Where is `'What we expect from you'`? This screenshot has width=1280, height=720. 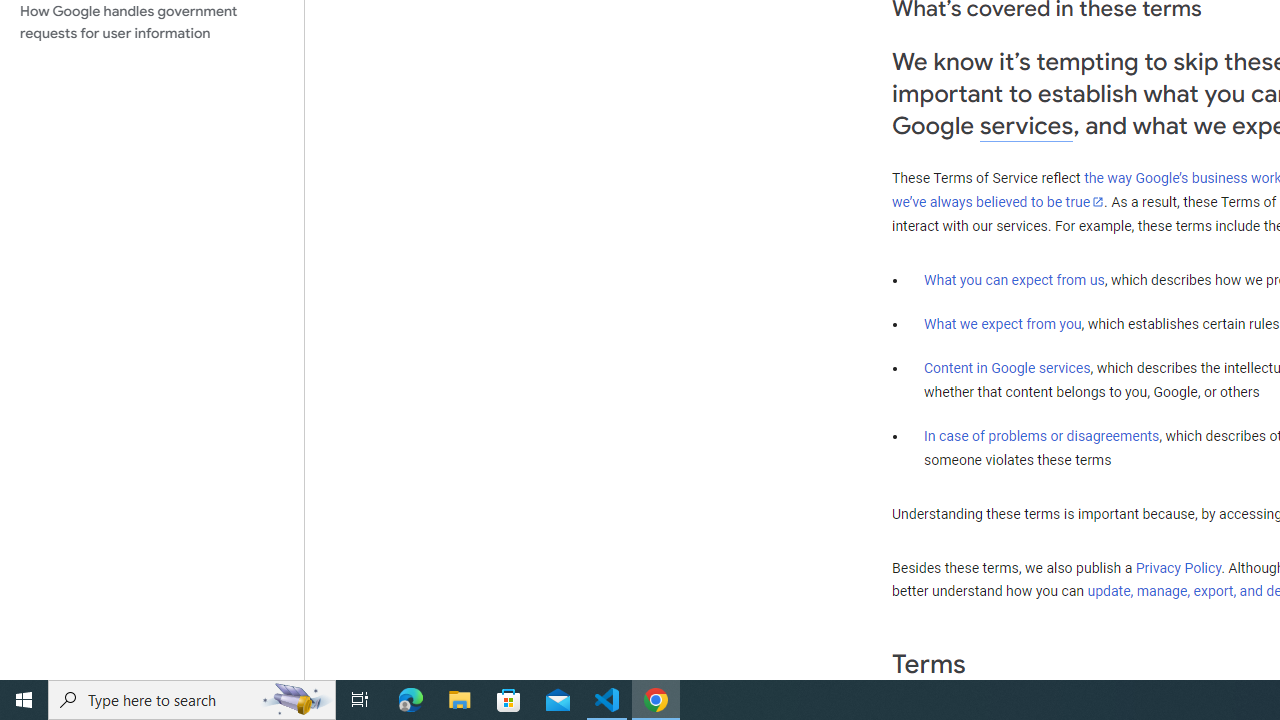
'What we expect from you' is located at coordinates (1002, 323).